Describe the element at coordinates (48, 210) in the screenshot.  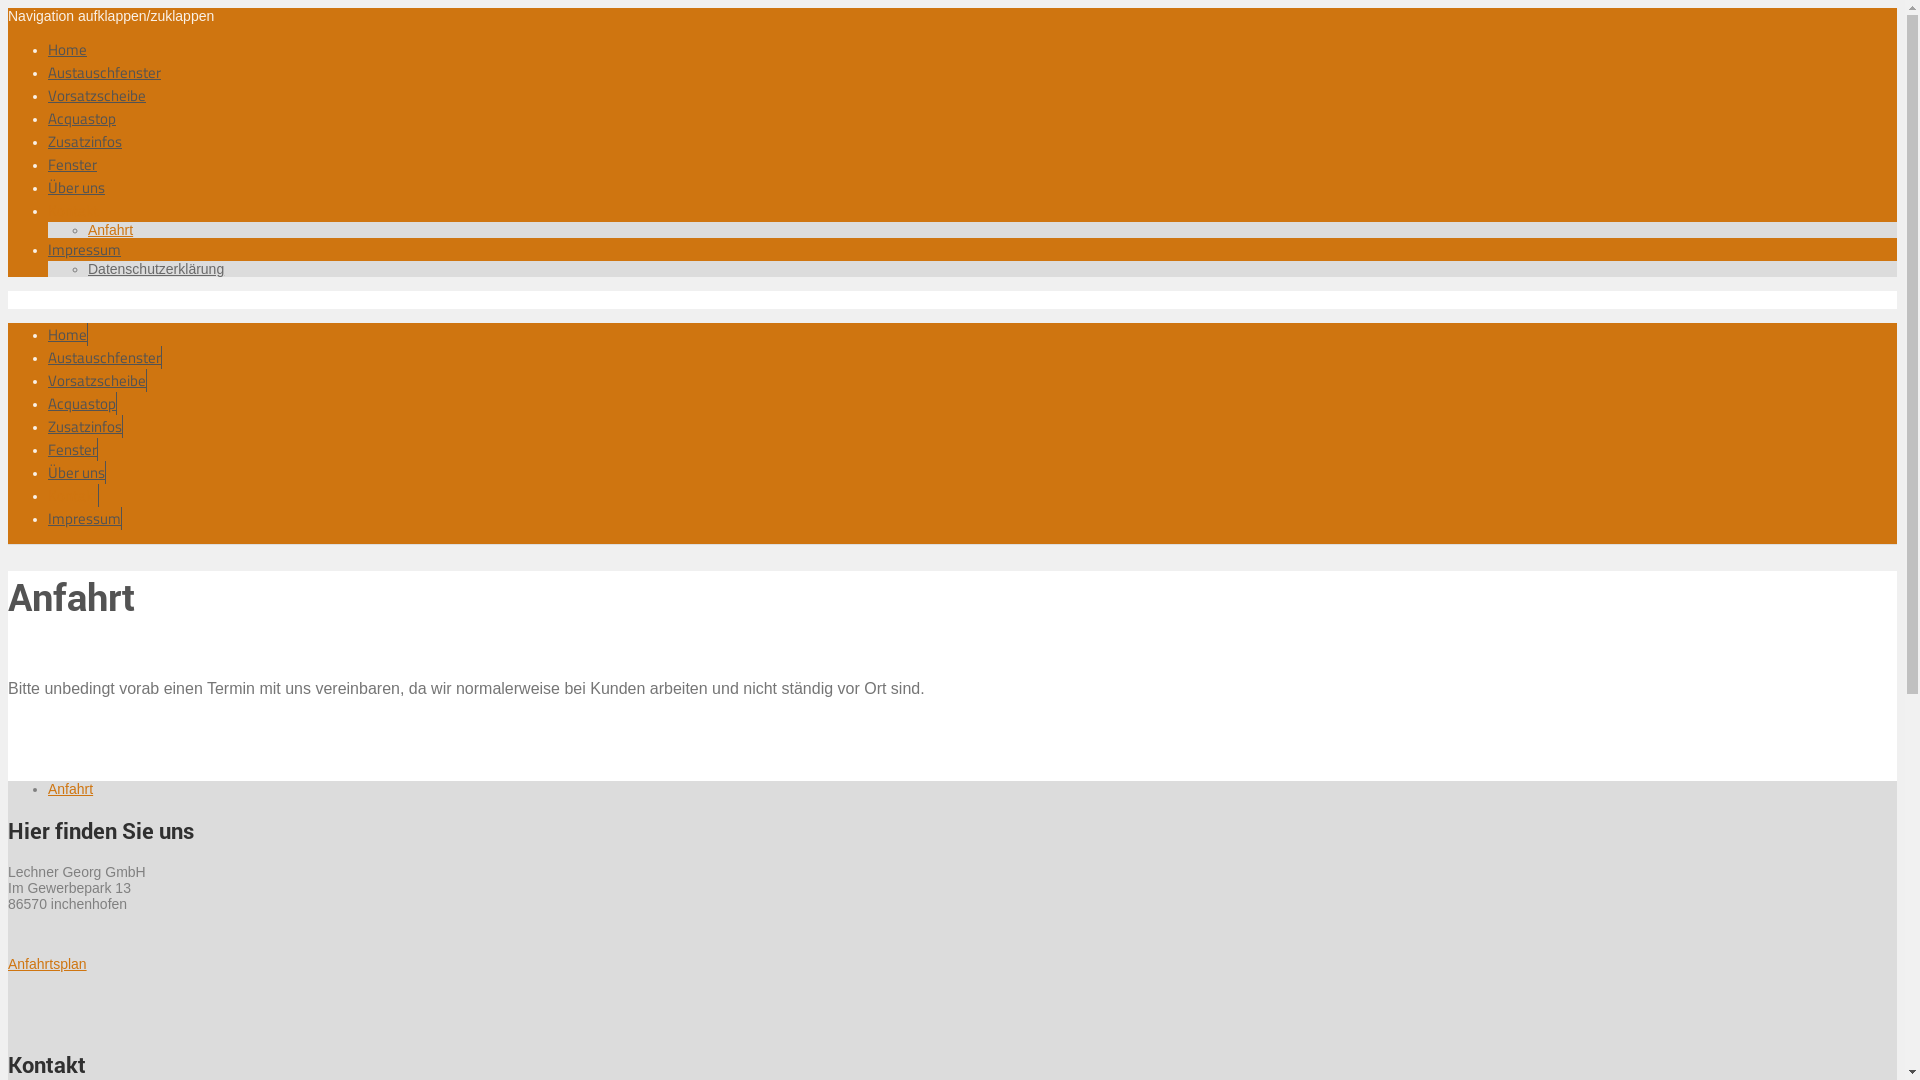
I see `'Kontakt'` at that location.